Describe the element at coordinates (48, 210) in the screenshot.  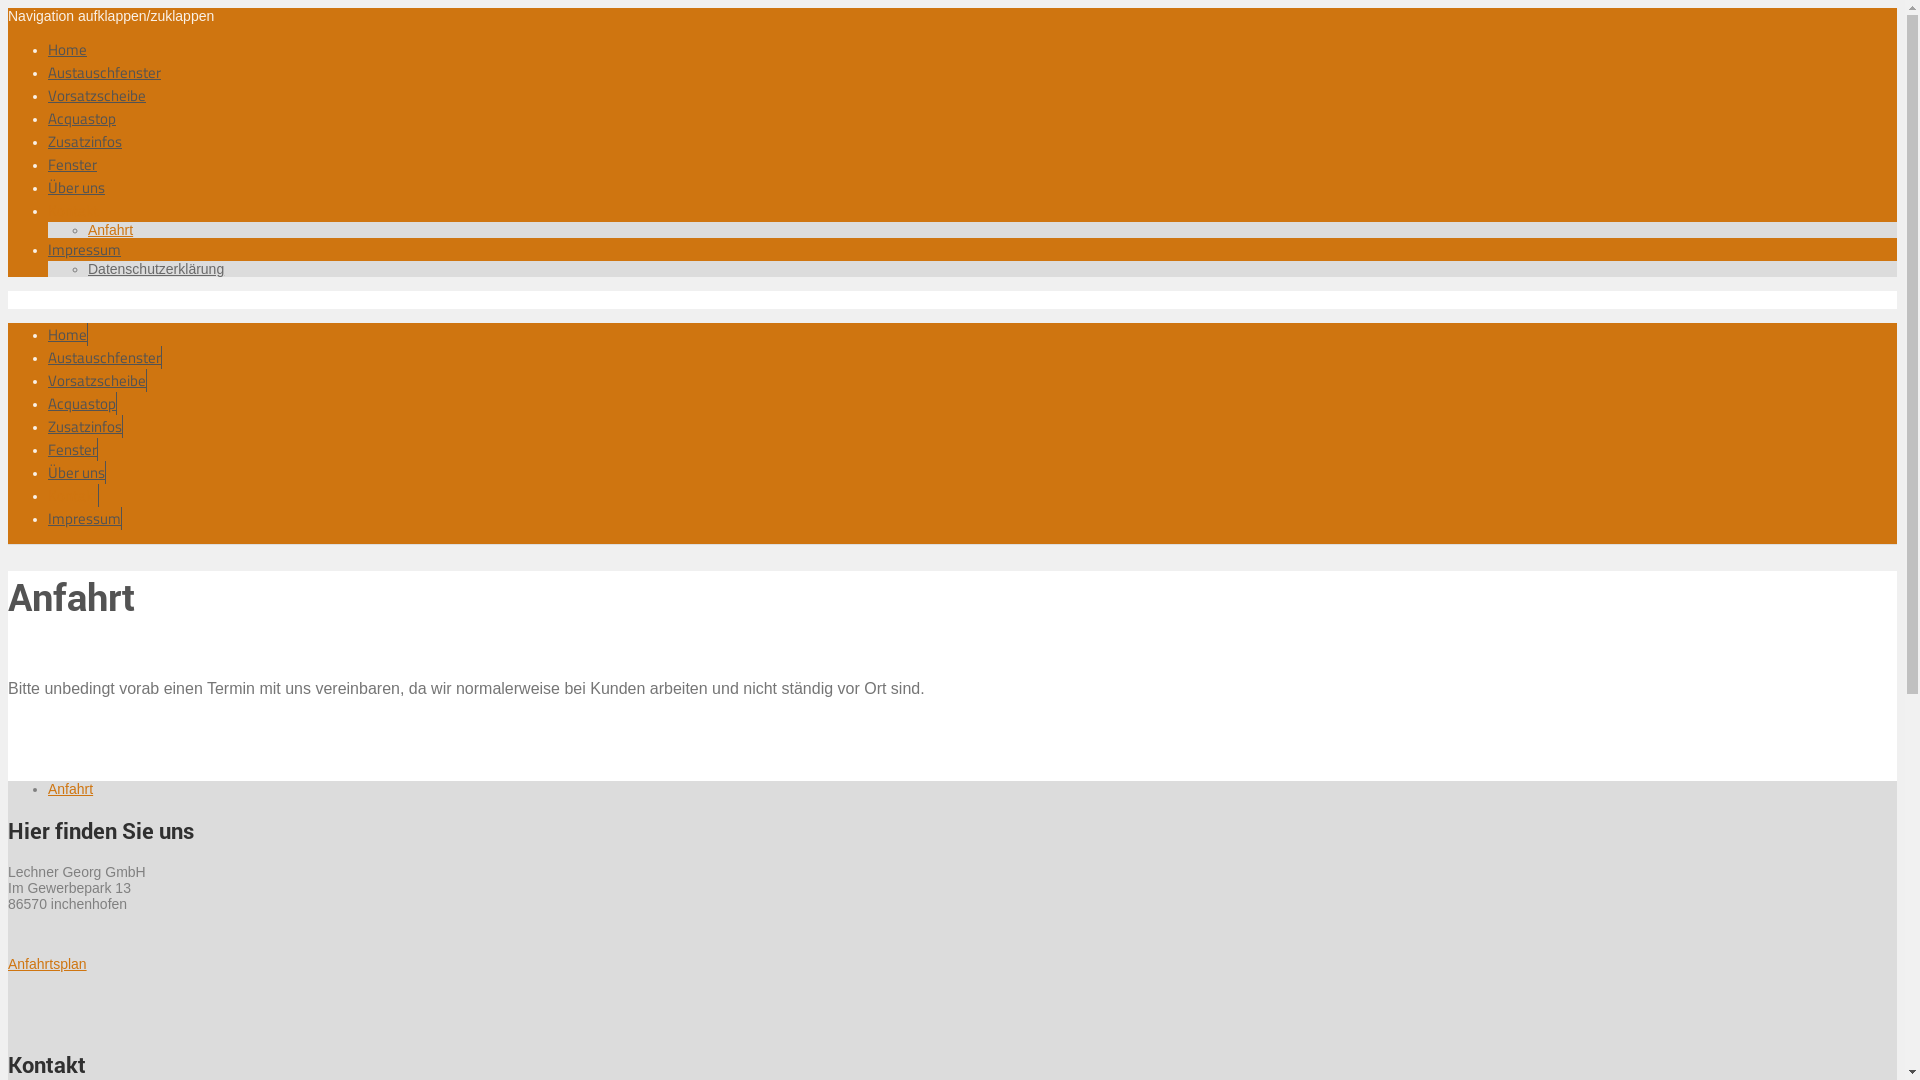
I see `'Kontakt'` at that location.